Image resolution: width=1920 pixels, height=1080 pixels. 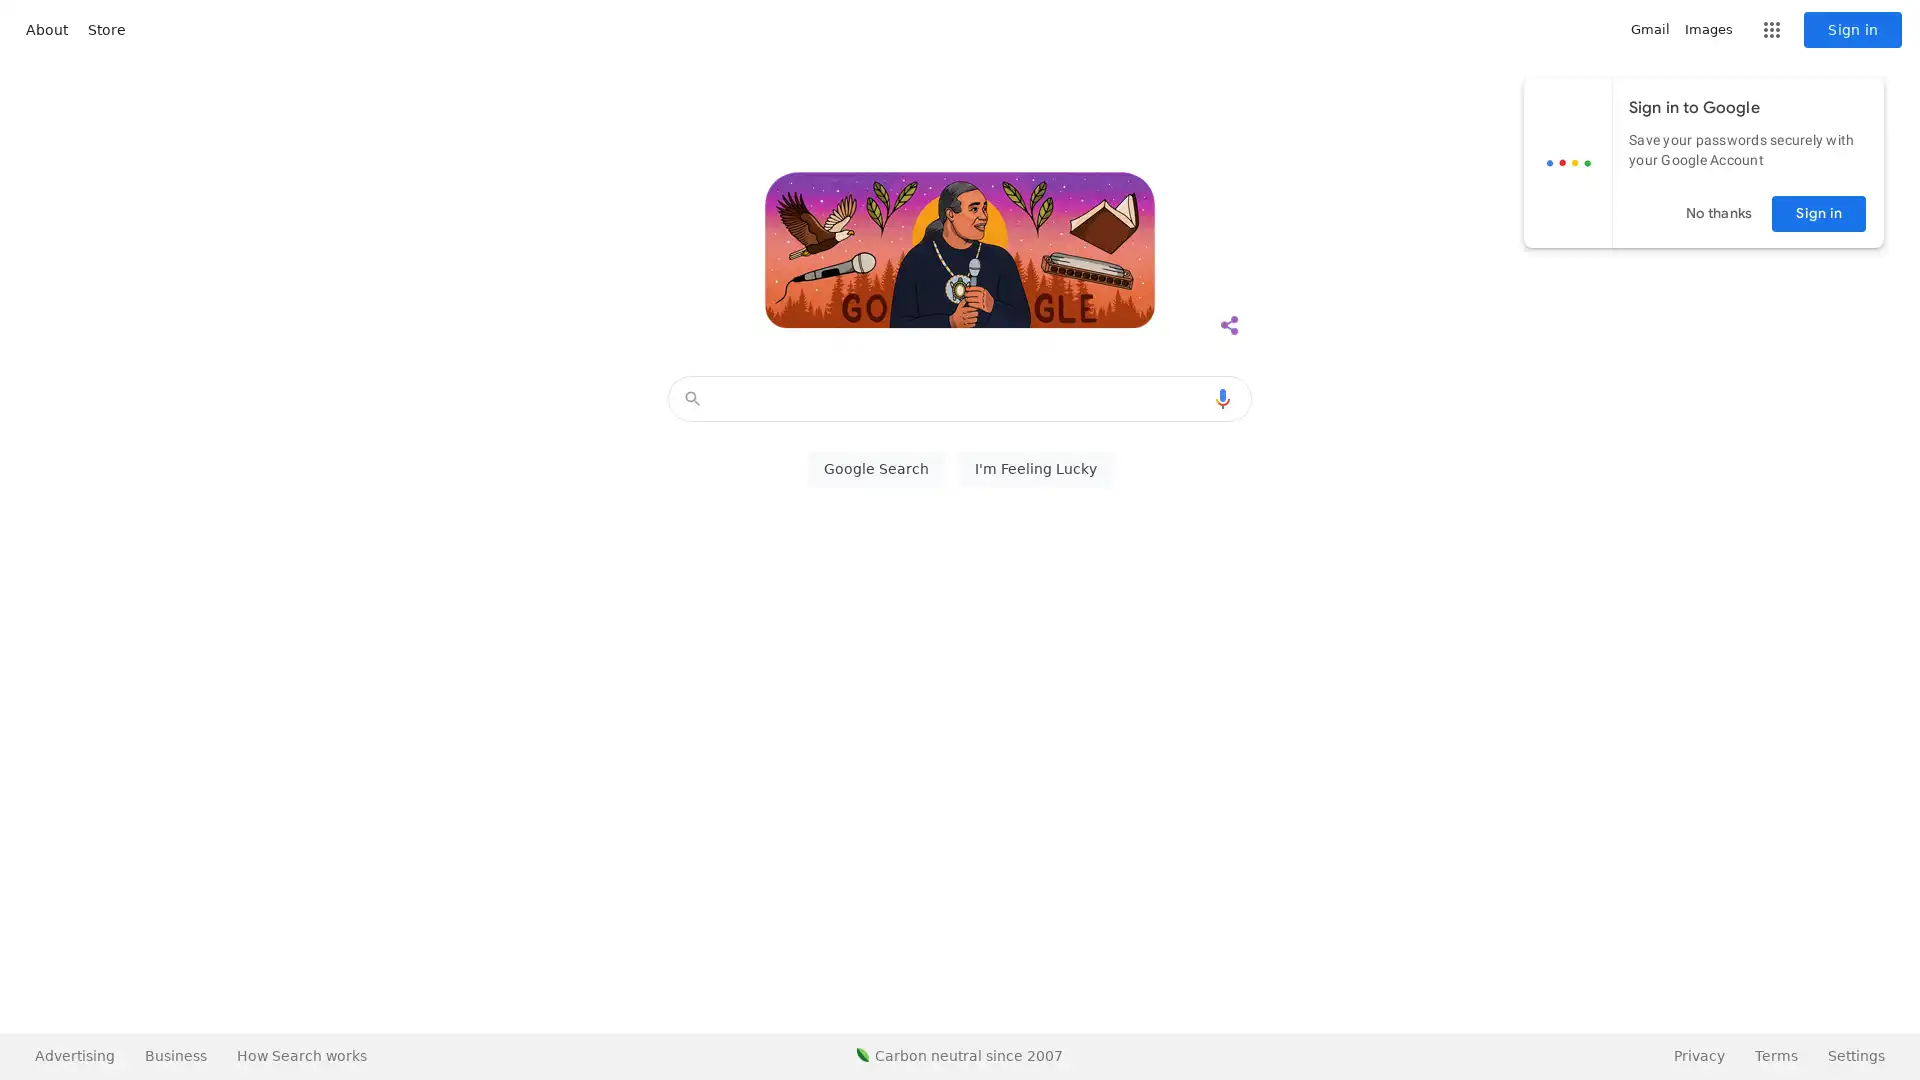 What do you see at coordinates (875, 469) in the screenshot?
I see `Google Search` at bounding box center [875, 469].